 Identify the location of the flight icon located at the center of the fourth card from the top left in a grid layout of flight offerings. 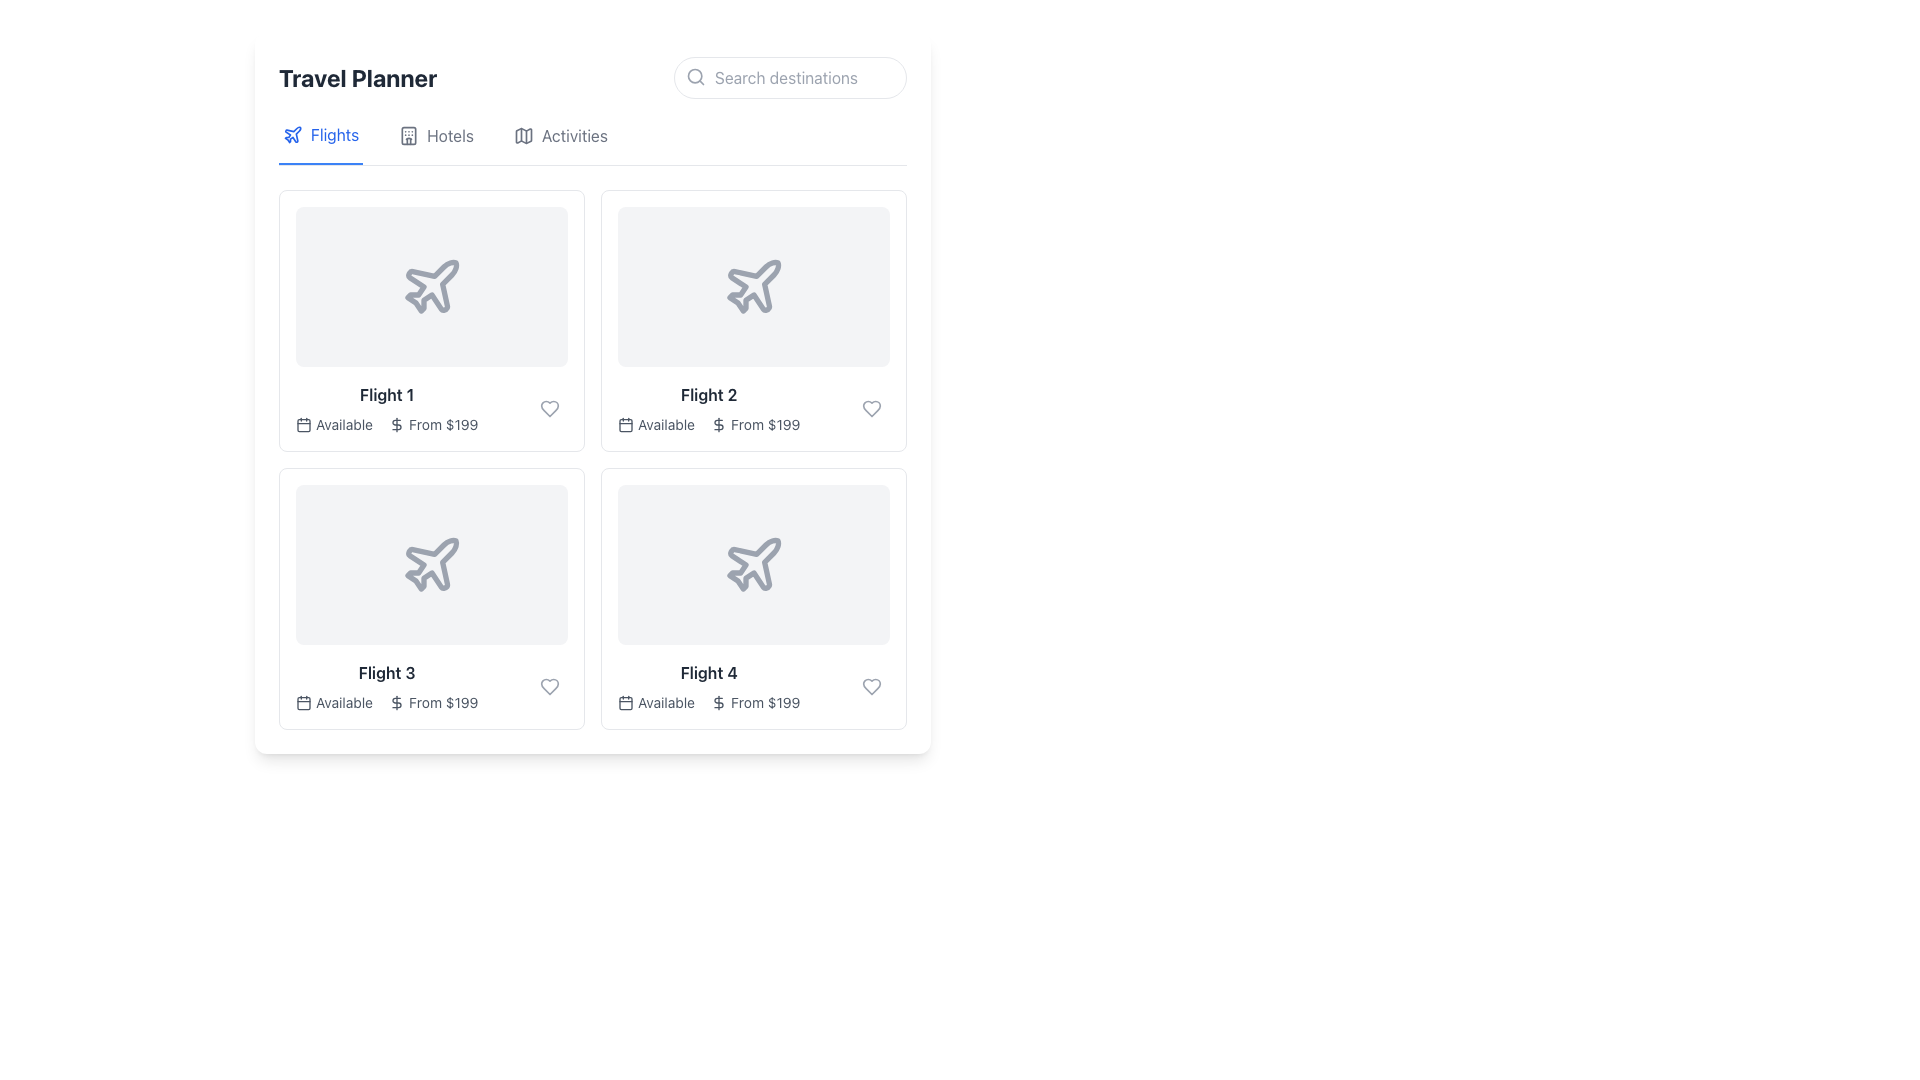
(752, 564).